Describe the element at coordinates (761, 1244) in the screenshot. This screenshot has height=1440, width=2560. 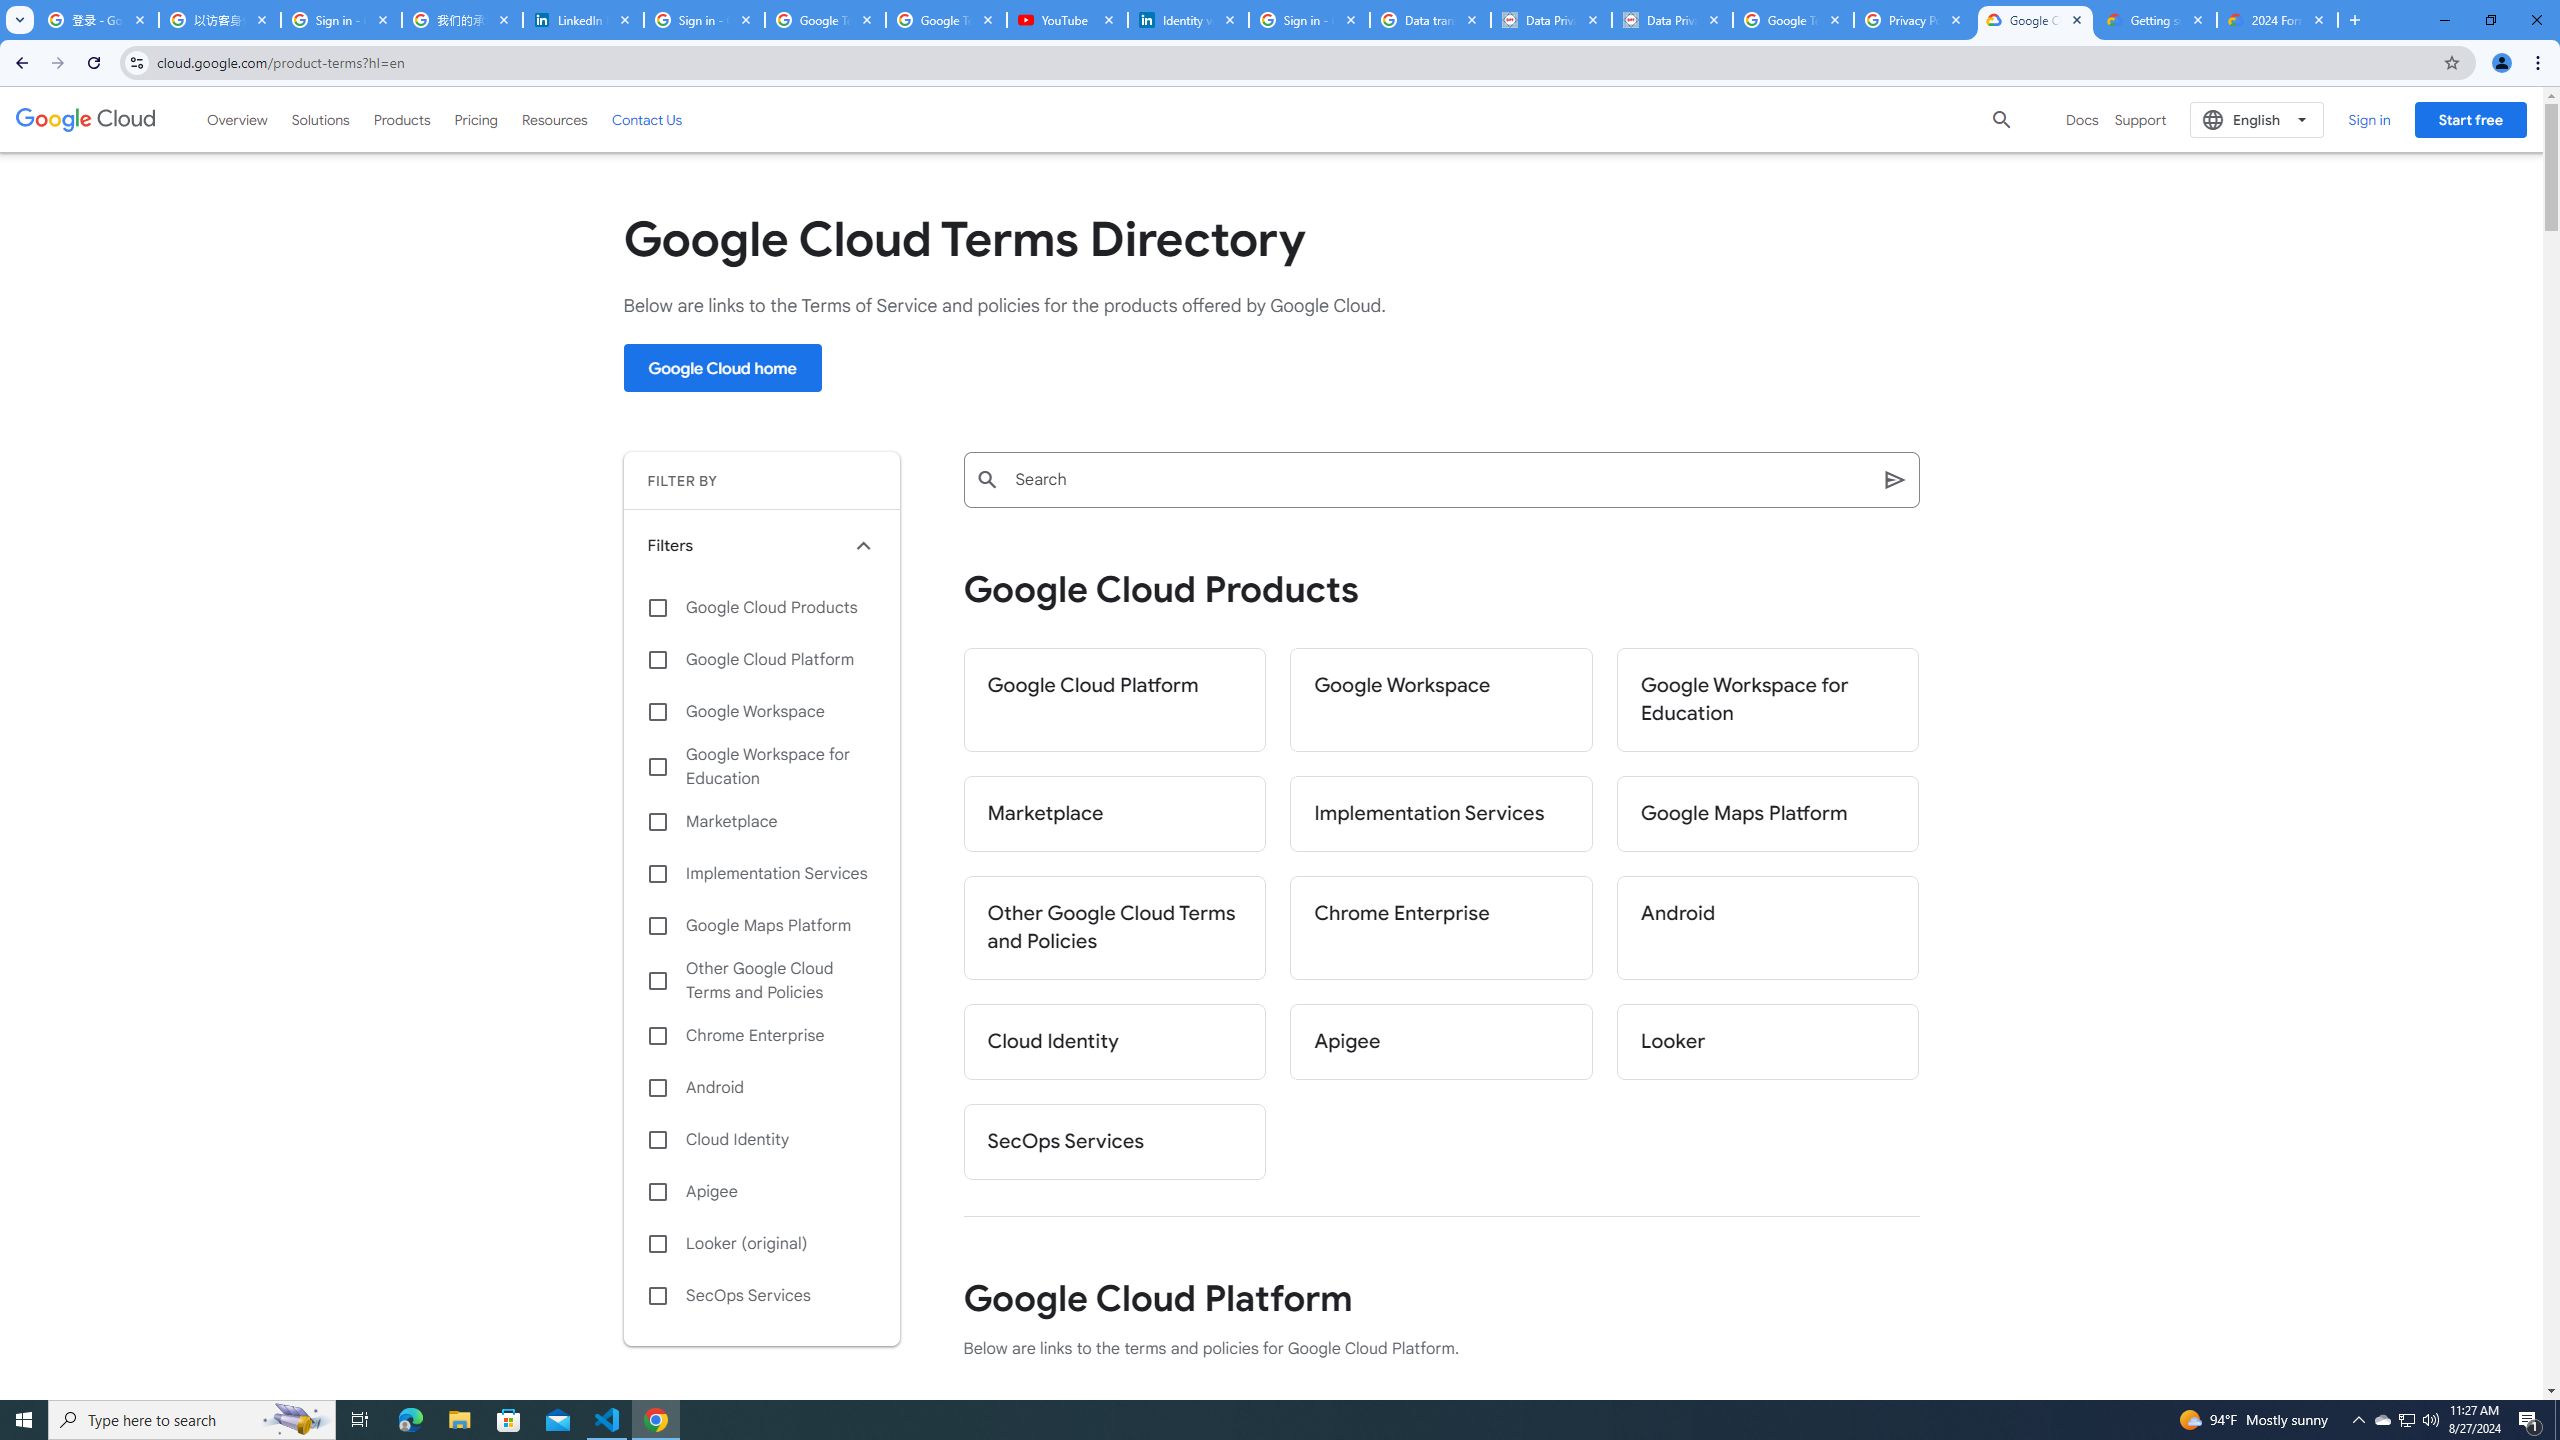
I see `'Looker (original)'` at that location.